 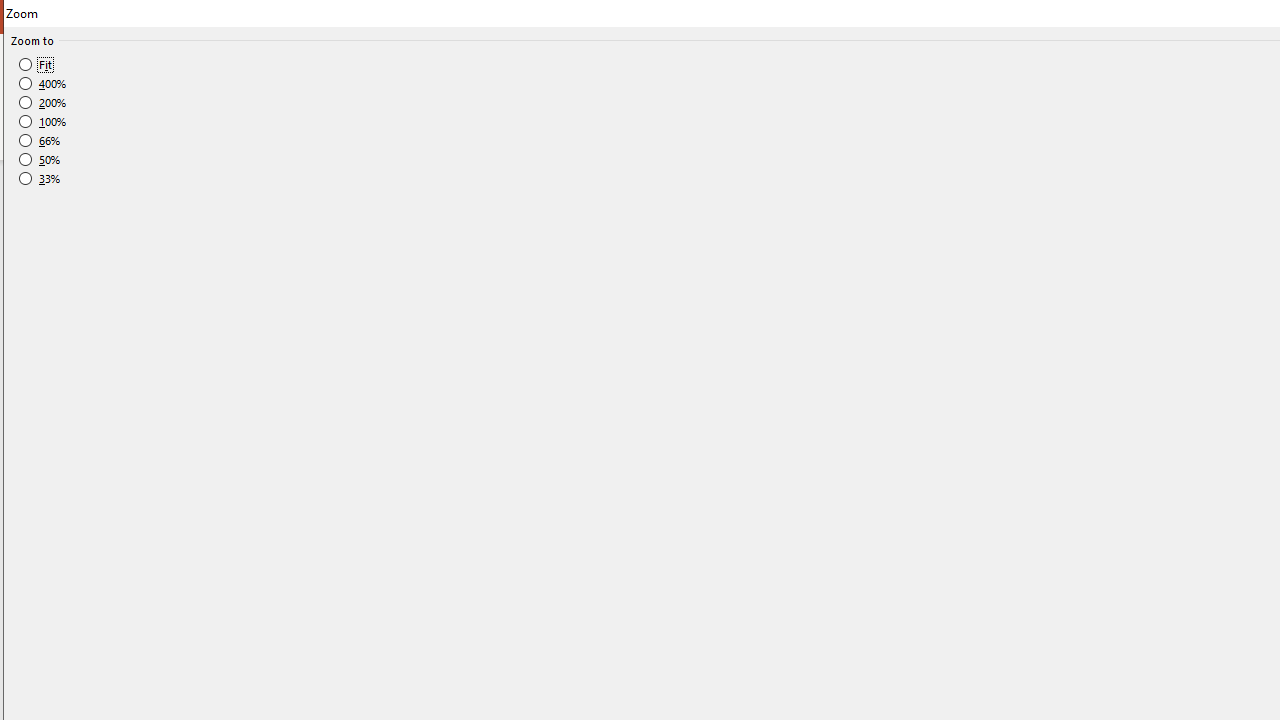 What do you see at coordinates (43, 102) in the screenshot?
I see `'200%'` at bounding box center [43, 102].